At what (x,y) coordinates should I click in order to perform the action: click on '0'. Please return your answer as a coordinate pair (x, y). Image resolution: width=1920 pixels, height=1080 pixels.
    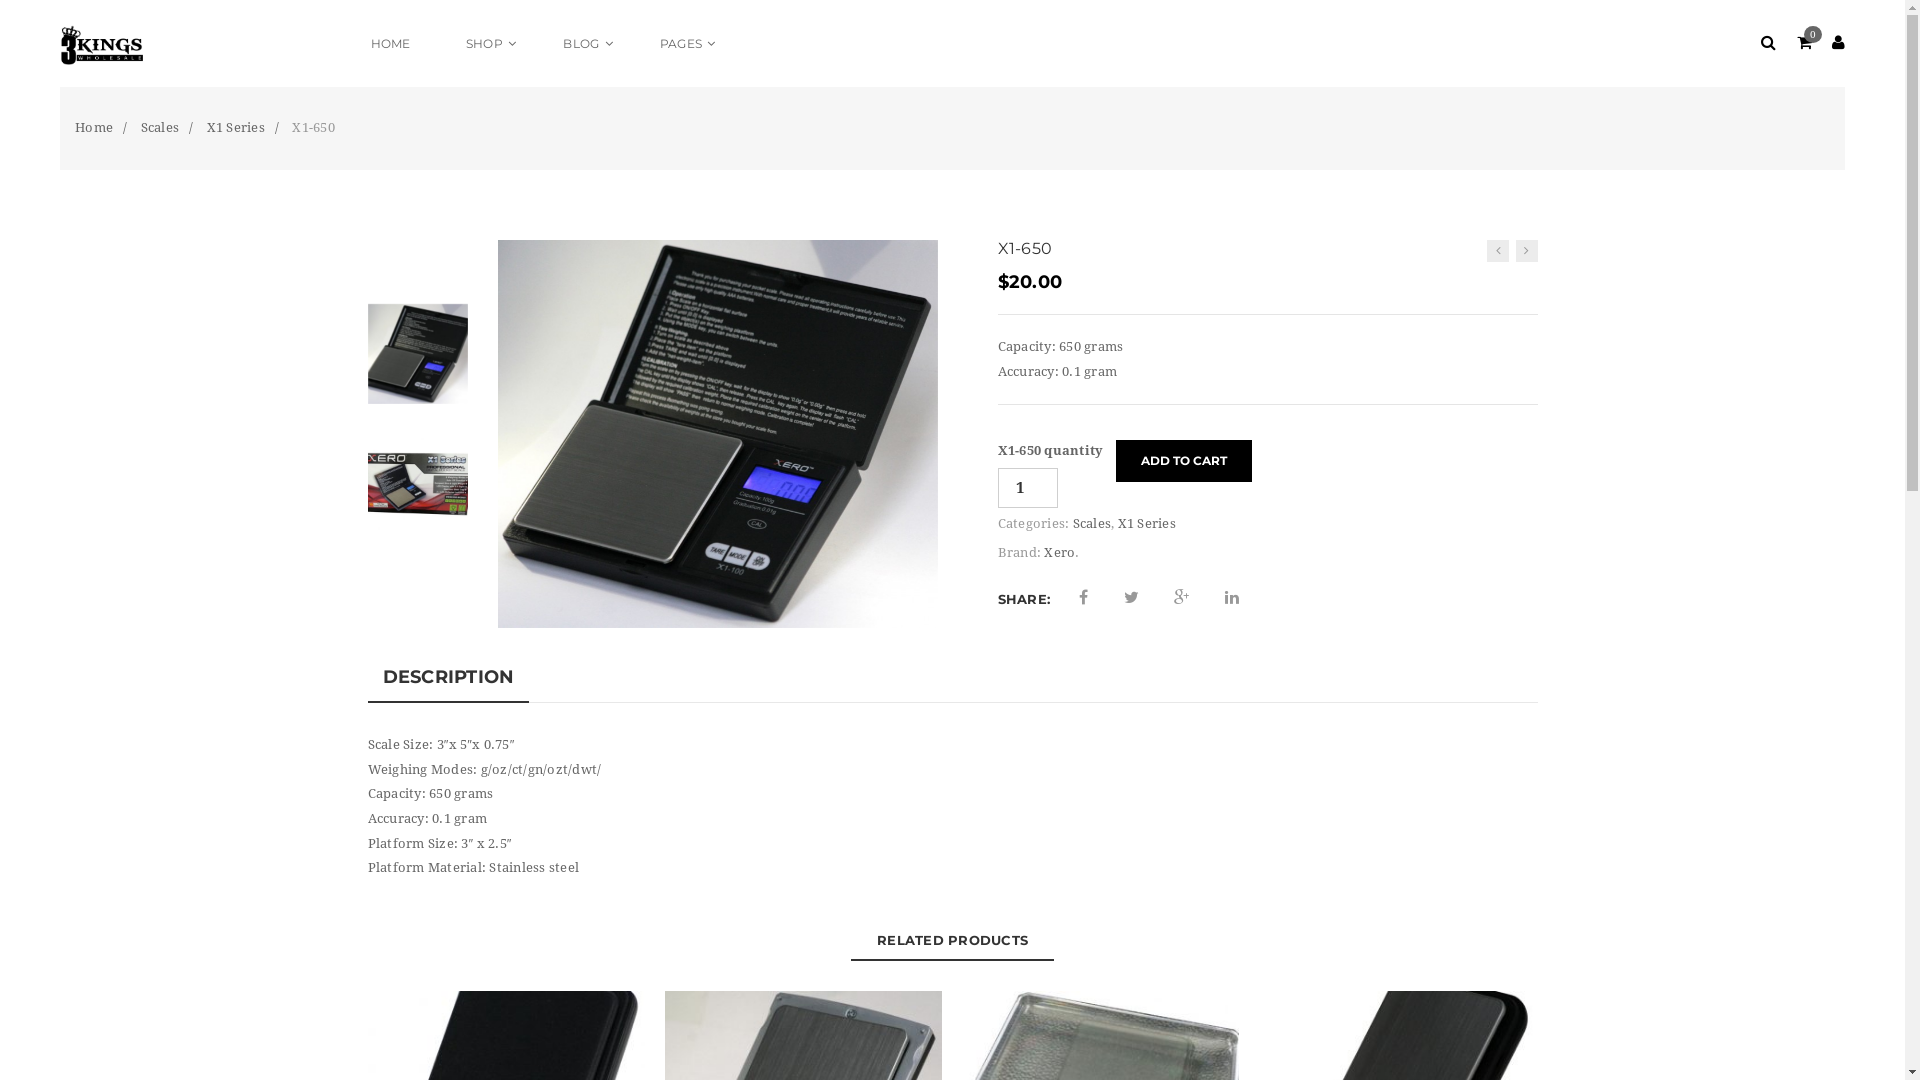
    Looking at the image, I should click on (1803, 43).